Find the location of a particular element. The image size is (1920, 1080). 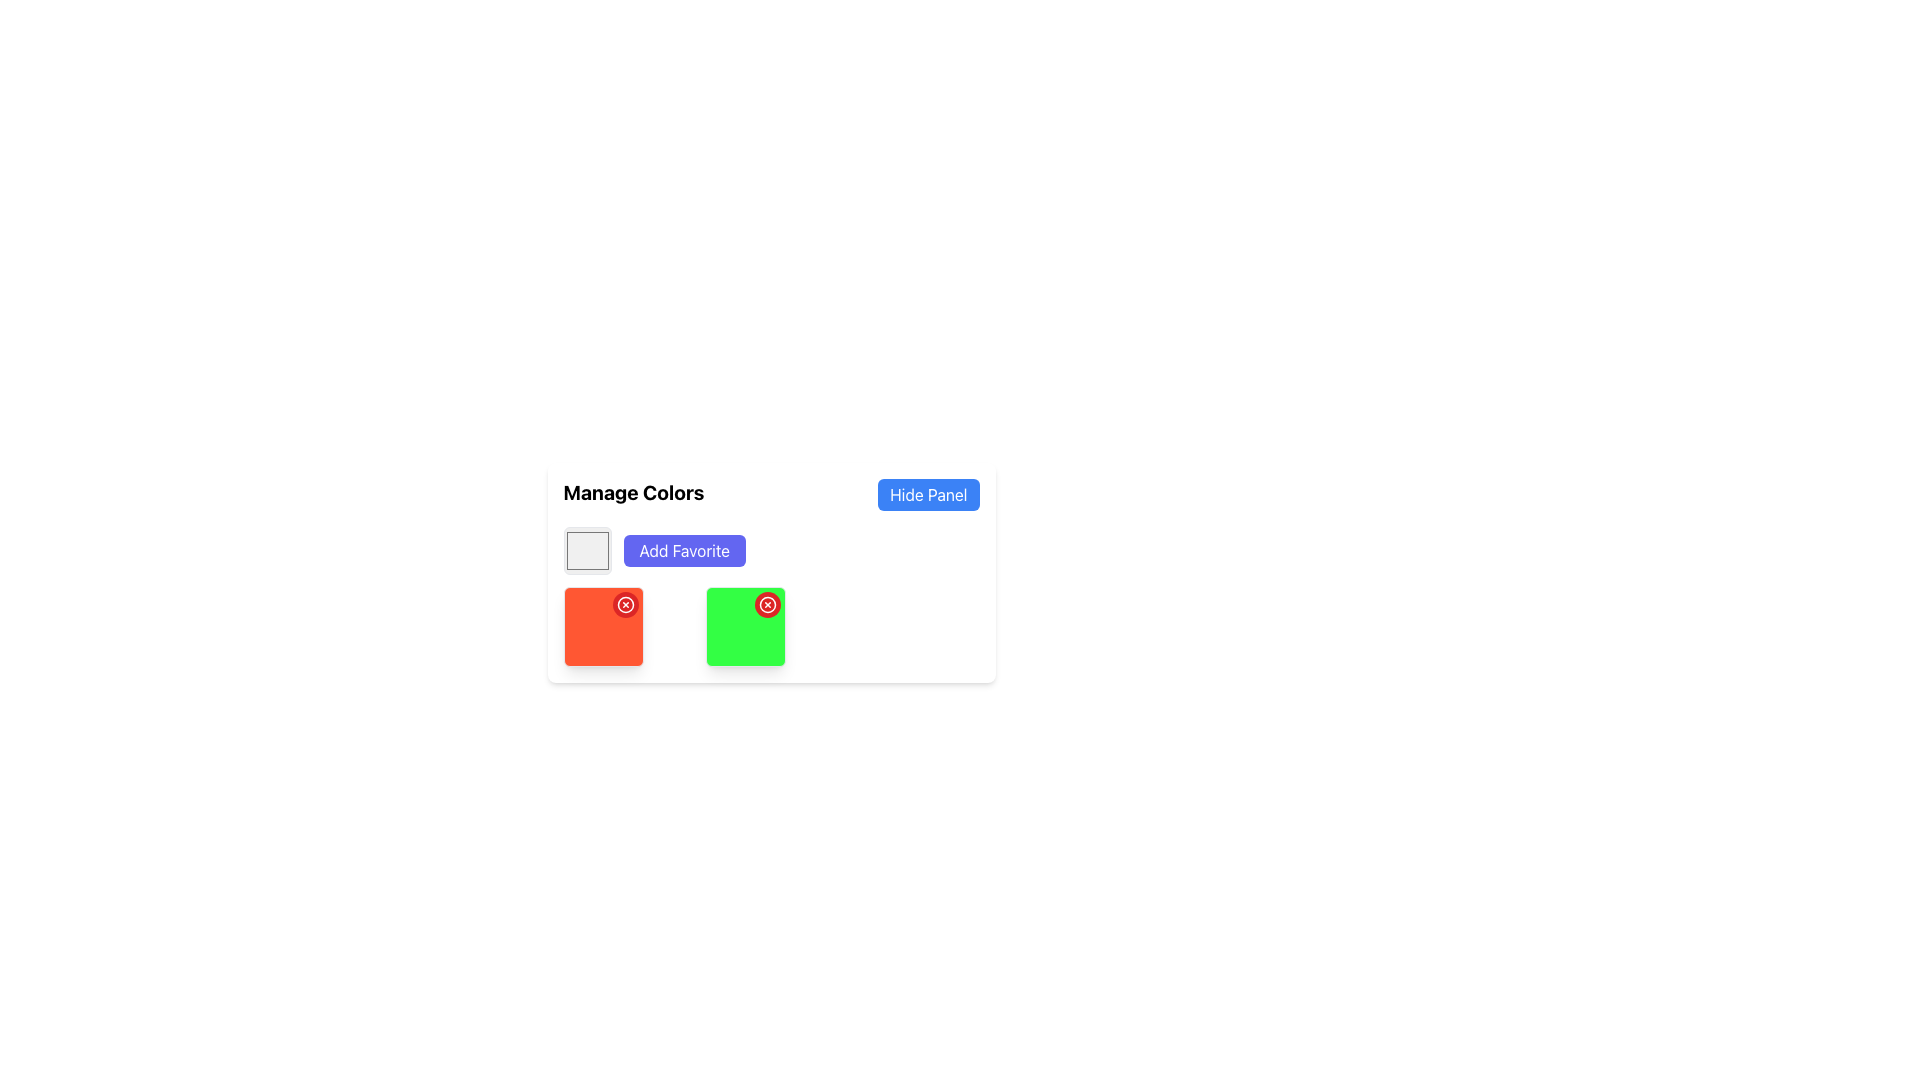

the upper-right corner of the interactive color box with a delete button, which features a small circular red icon with a white cross is located at coordinates (770, 573).